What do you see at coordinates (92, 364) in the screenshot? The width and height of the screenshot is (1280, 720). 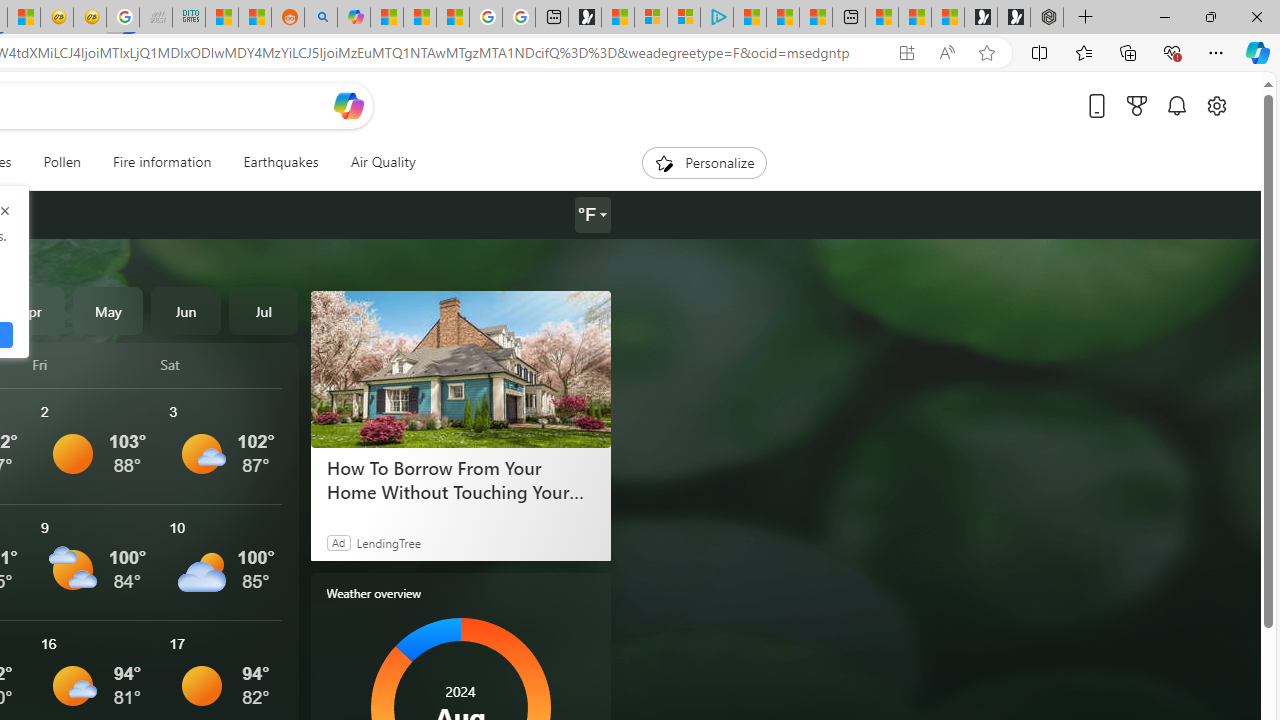 I see `'Fri'` at bounding box center [92, 364].